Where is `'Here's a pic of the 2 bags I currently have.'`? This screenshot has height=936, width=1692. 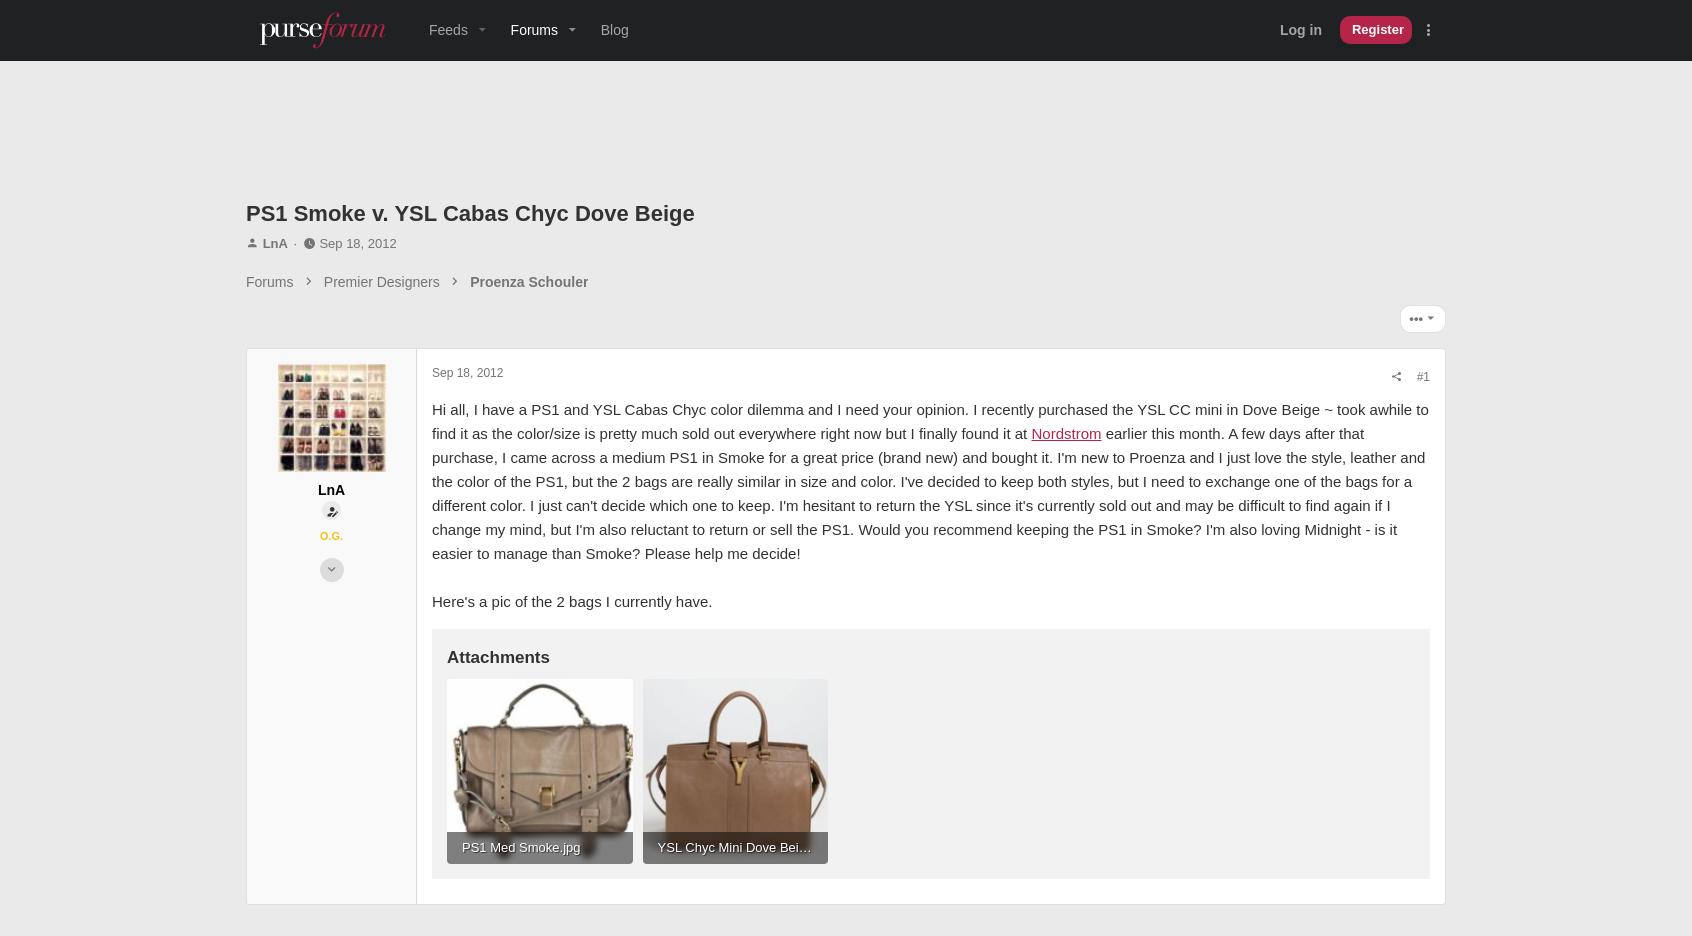 'Here's a pic of the 2 bags I currently have.' is located at coordinates (571, 672).